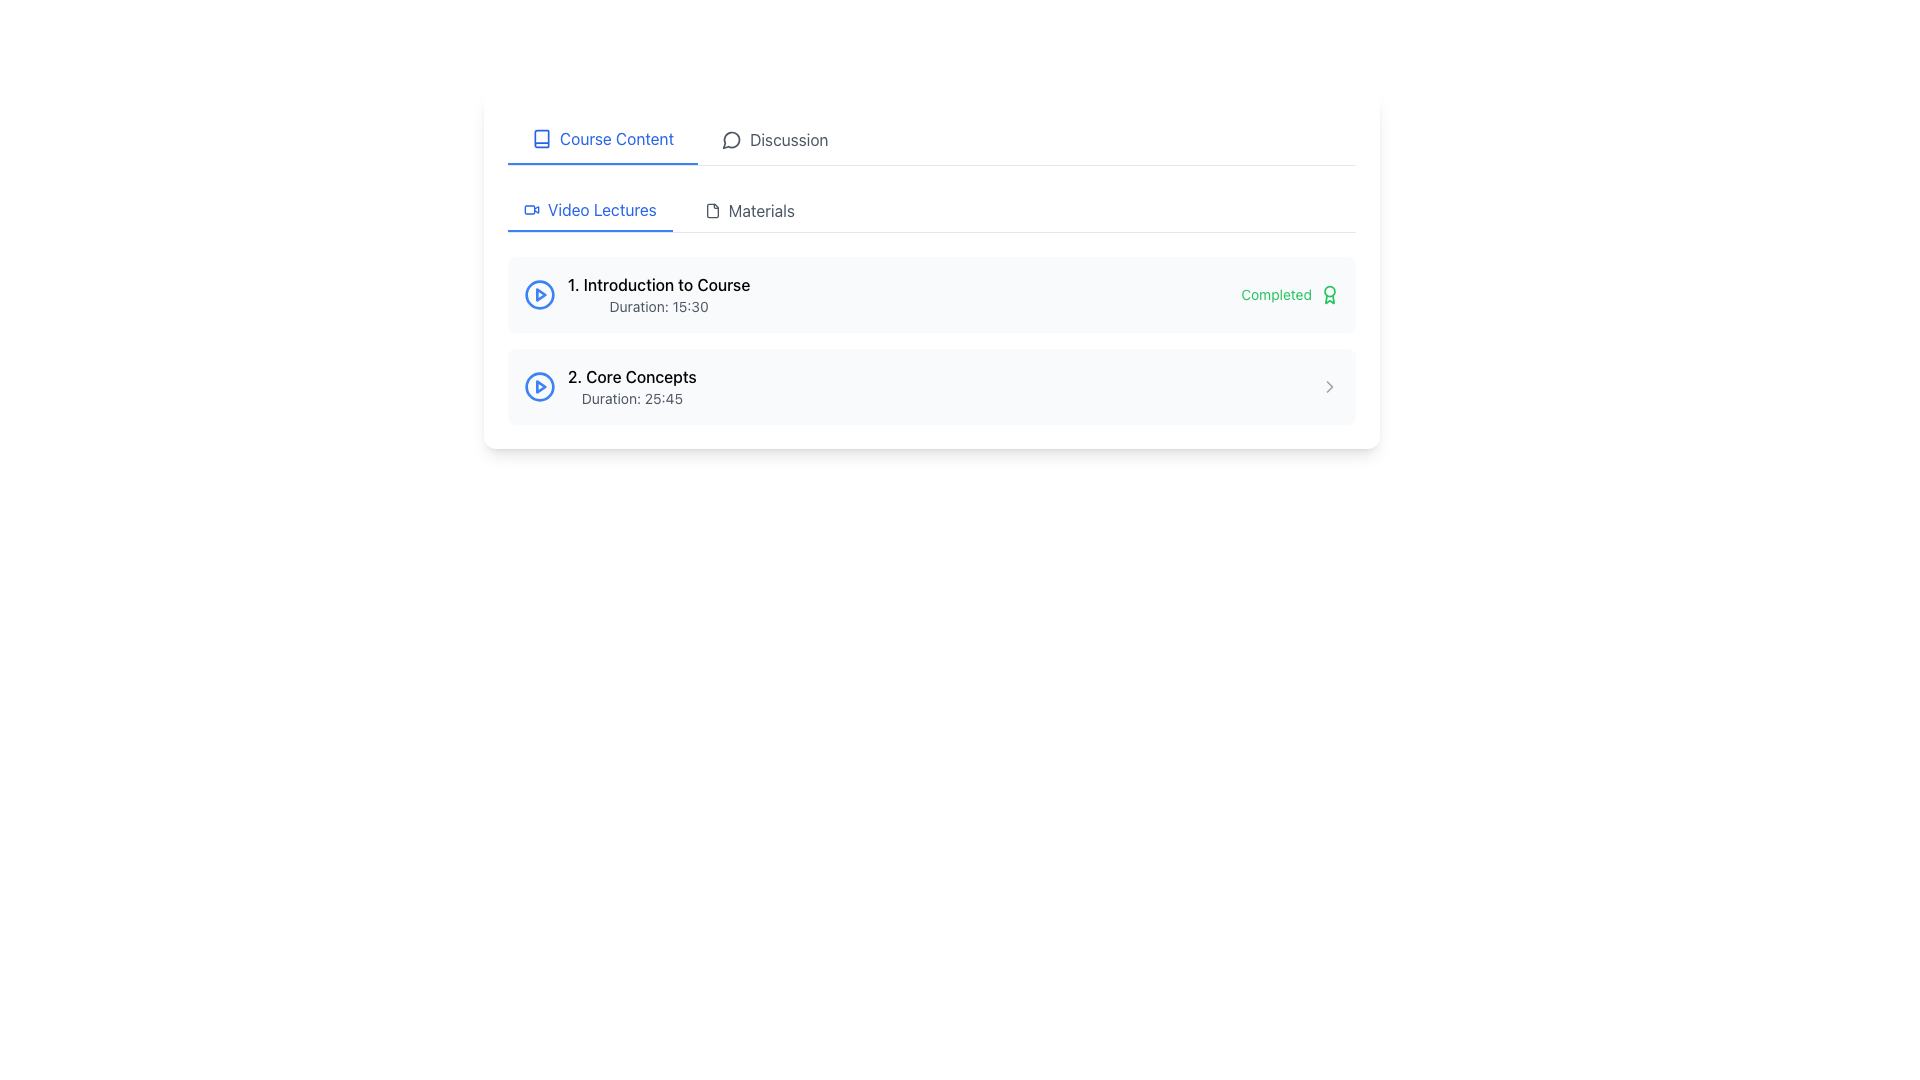 This screenshot has height=1080, width=1920. What do you see at coordinates (930, 386) in the screenshot?
I see `the second list item titled '2. Core Concepts'` at bounding box center [930, 386].